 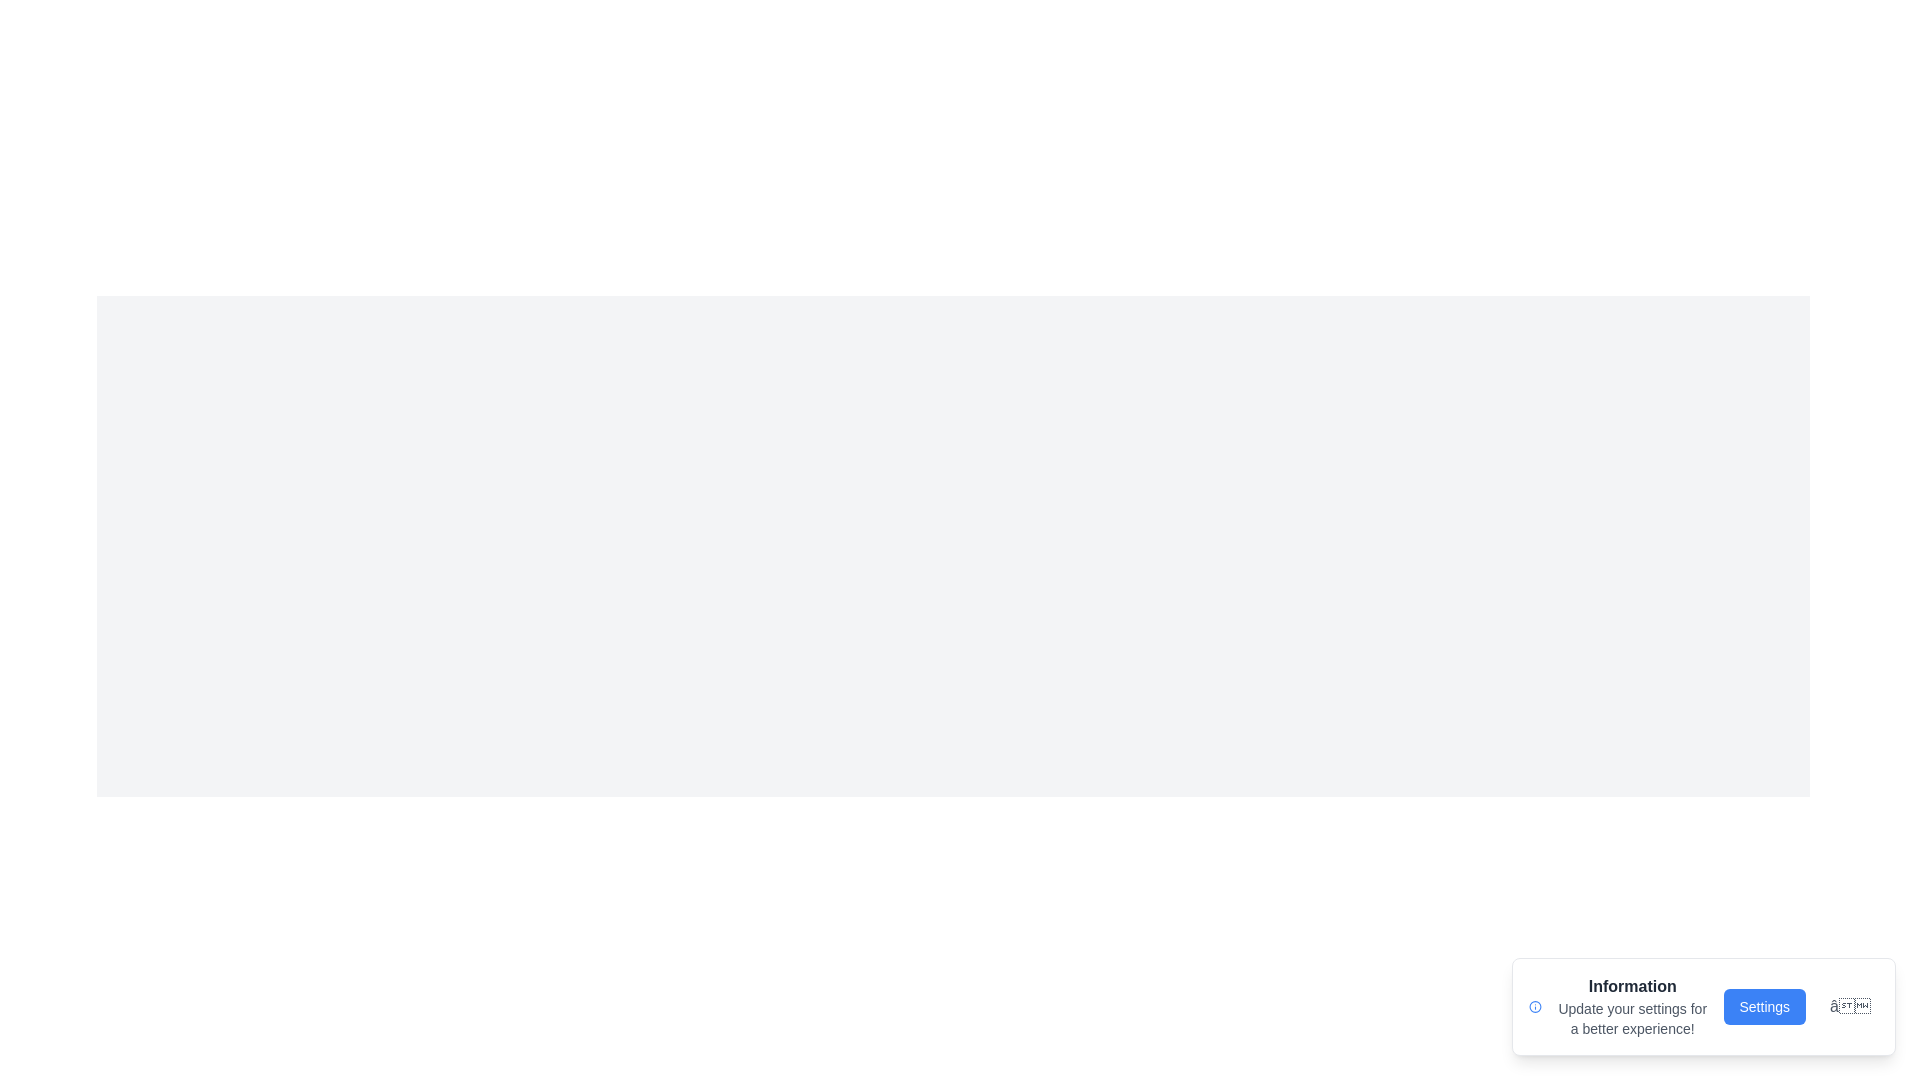 I want to click on the close button to dismiss the snackbar, so click(x=1848, y=1006).